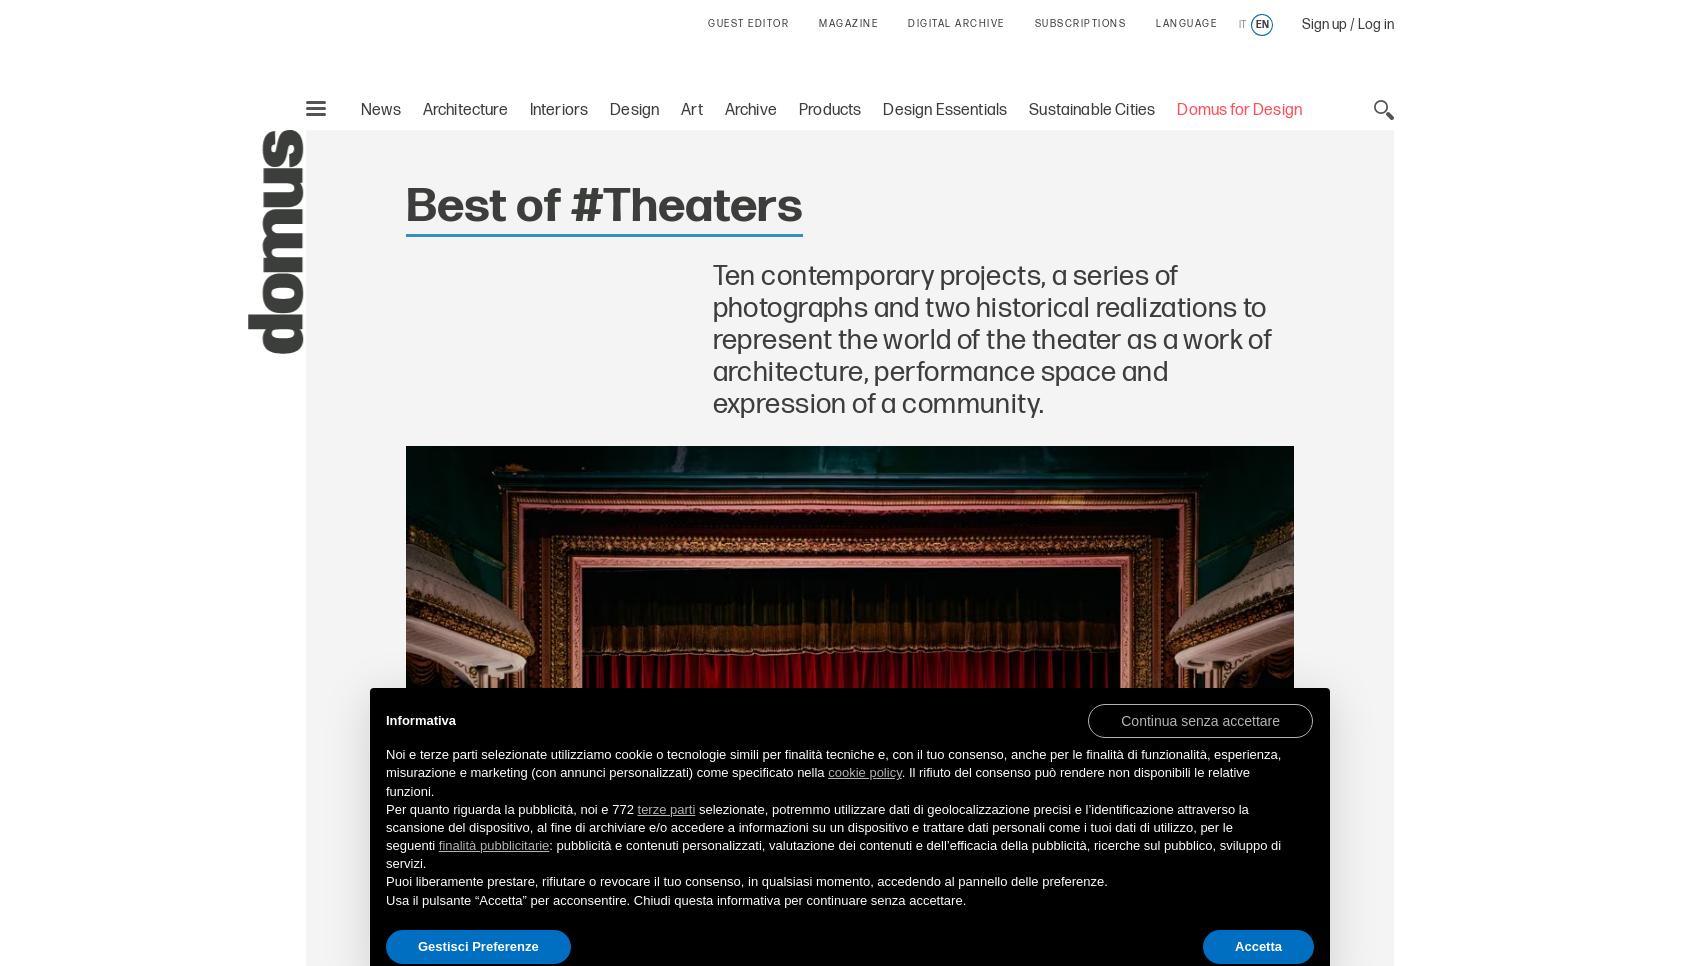 The width and height of the screenshot is (1700, 966). What do you see at coordinates (1238, 109) in the screenshot?
I see `'Domus for Design'` at bounding box center [1238, 109].